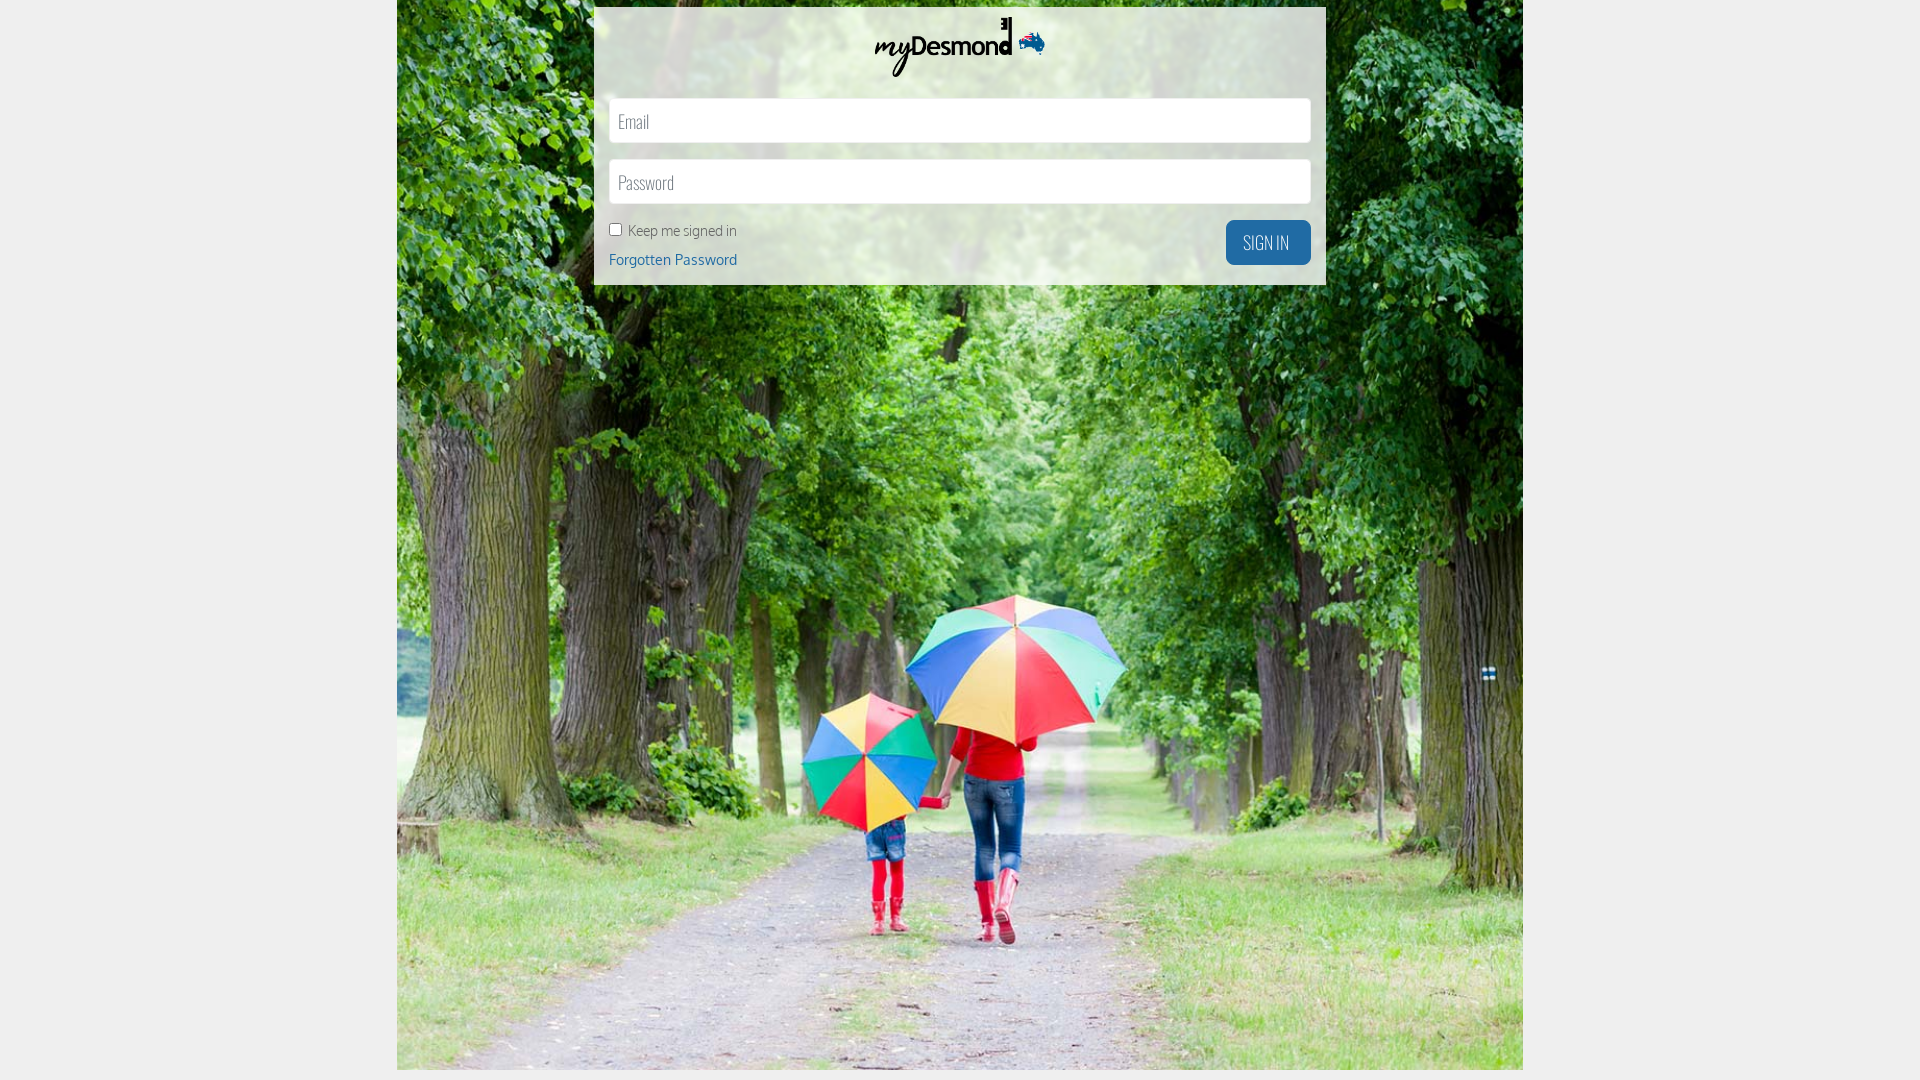  What do you see at coordinates (608, 258) in the screenshot?
I see `'Forgotten Password'` at bounding box center [608, 258].